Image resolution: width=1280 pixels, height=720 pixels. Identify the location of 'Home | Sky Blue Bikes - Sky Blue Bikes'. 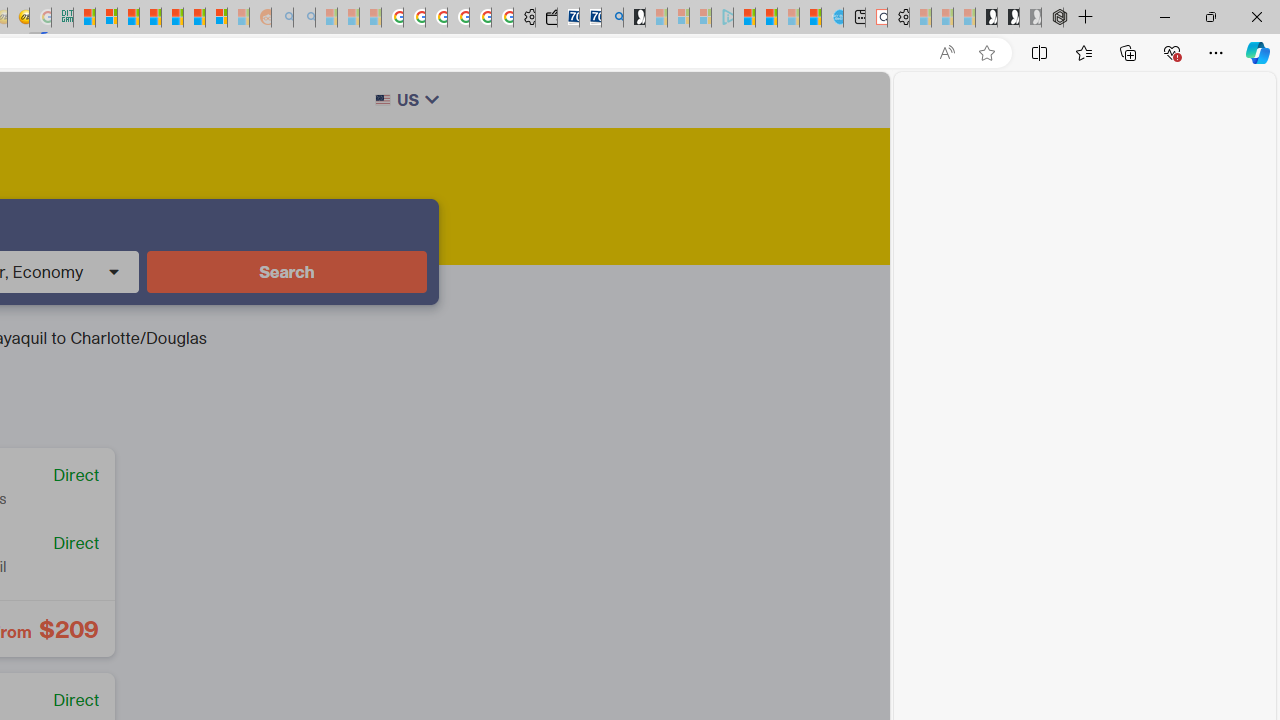
(832, 17).